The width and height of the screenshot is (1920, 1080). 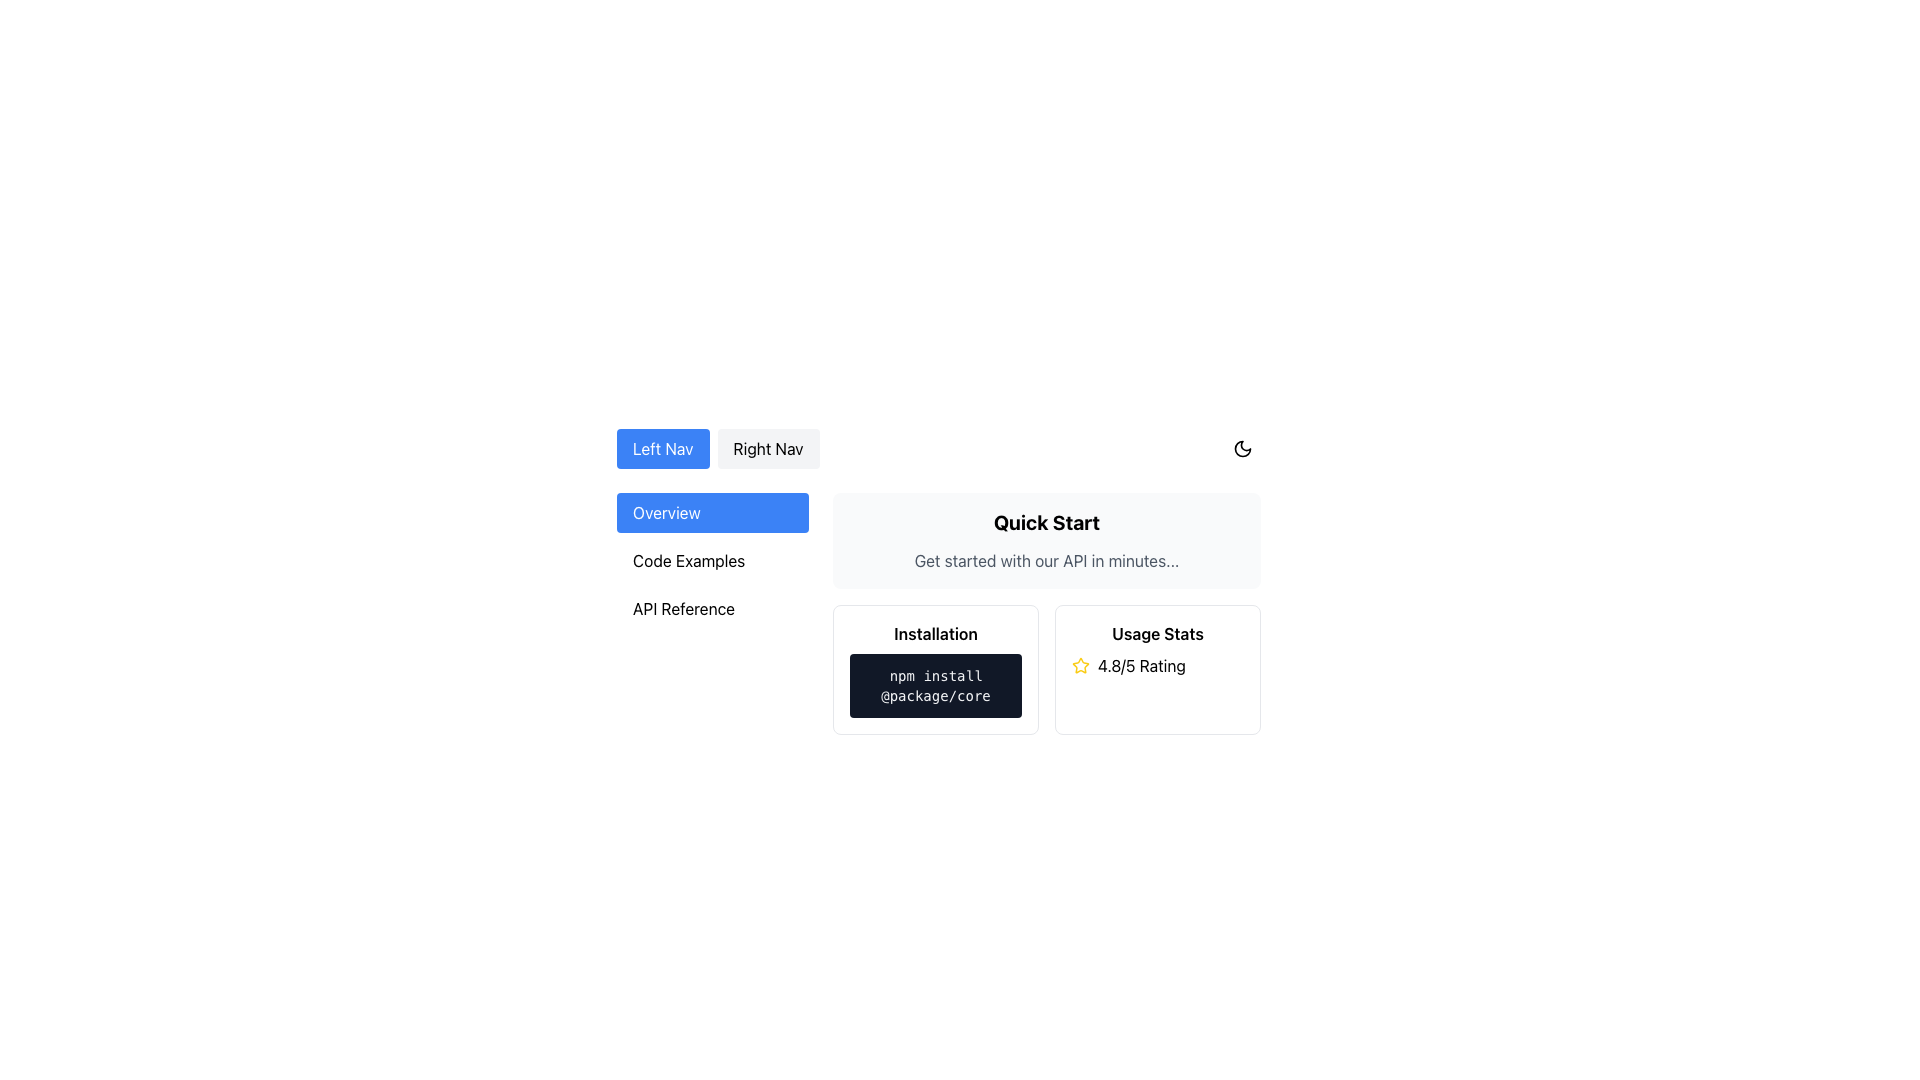 I want to click on the 'Code Examples' button, which is the second option in a vertical list of three buttons, positioned below 'Overview' and above 'API Reference', so click(x=713, y=560).